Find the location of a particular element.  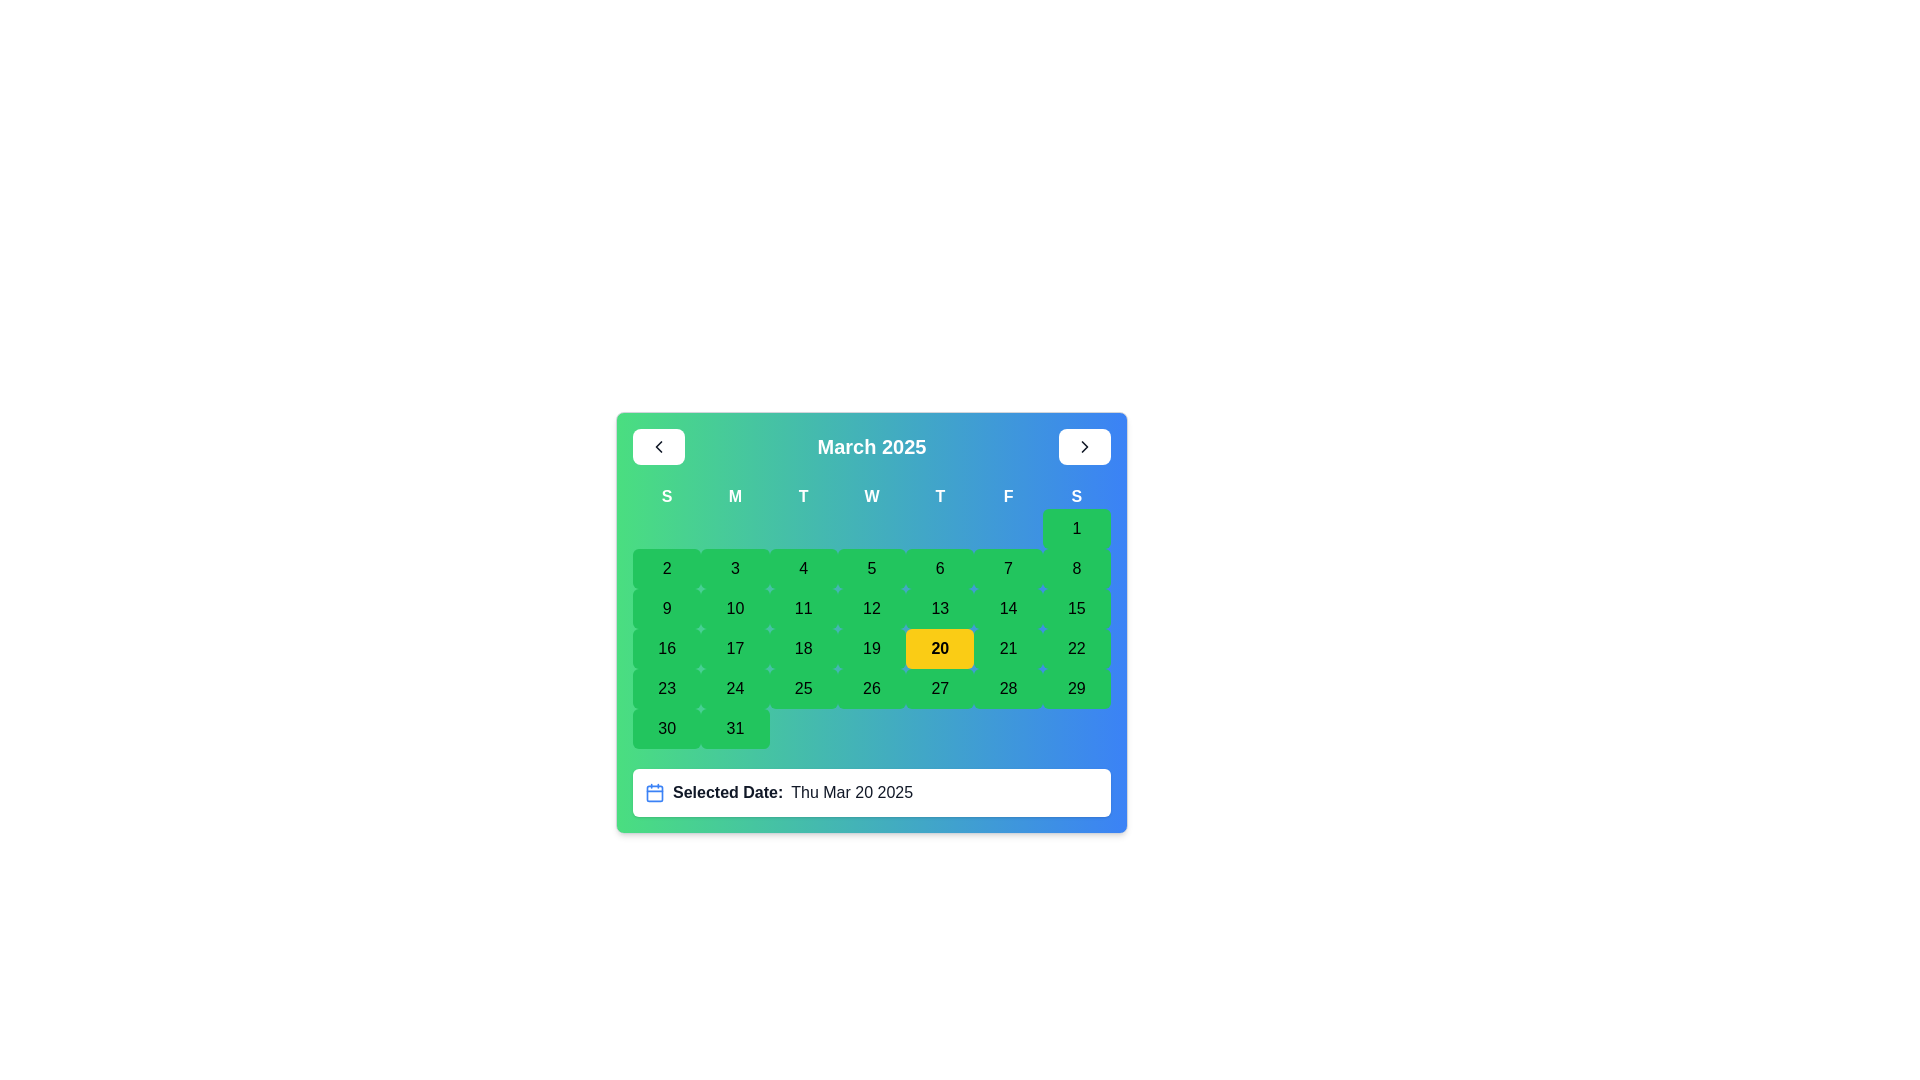

the '8' day button in the calendar is located at coordinates (1075, 569).